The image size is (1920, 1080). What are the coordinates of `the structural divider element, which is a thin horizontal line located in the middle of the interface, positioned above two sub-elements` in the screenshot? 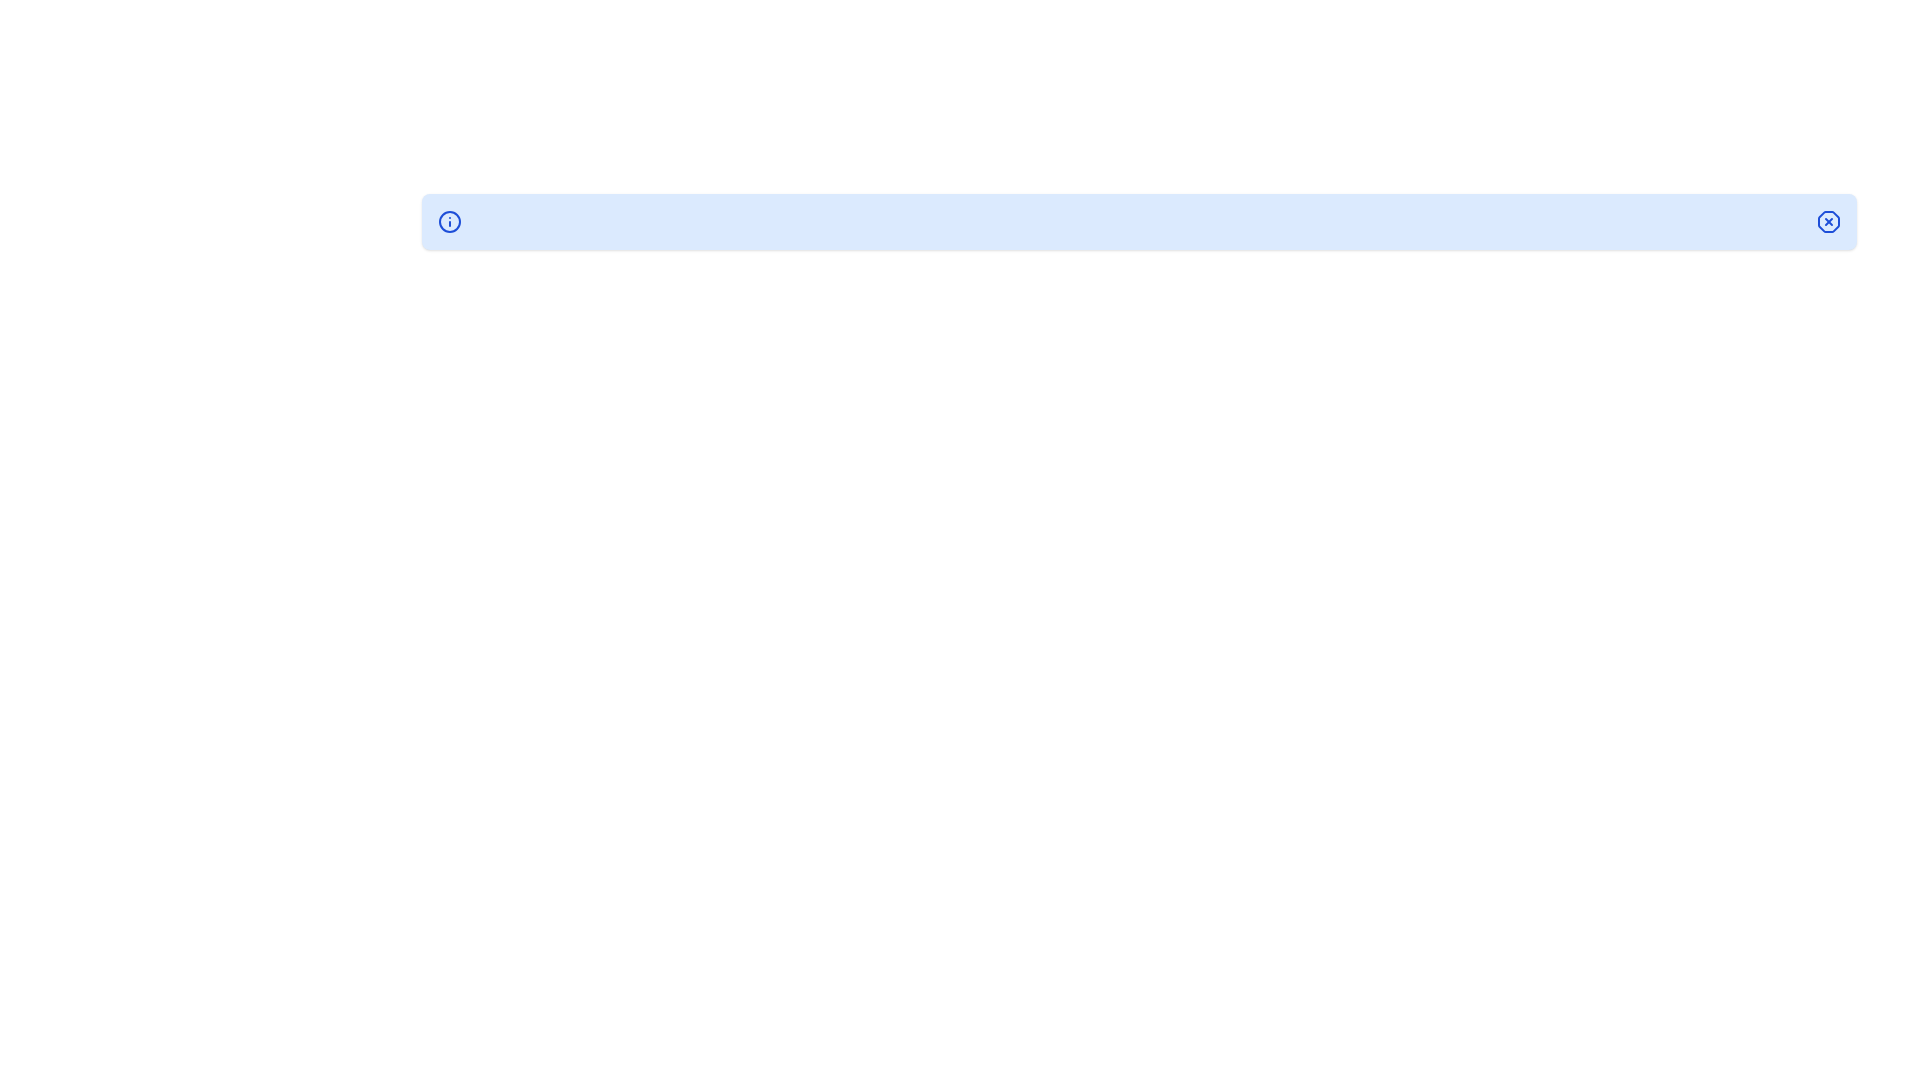 It's located at (1139, 212).